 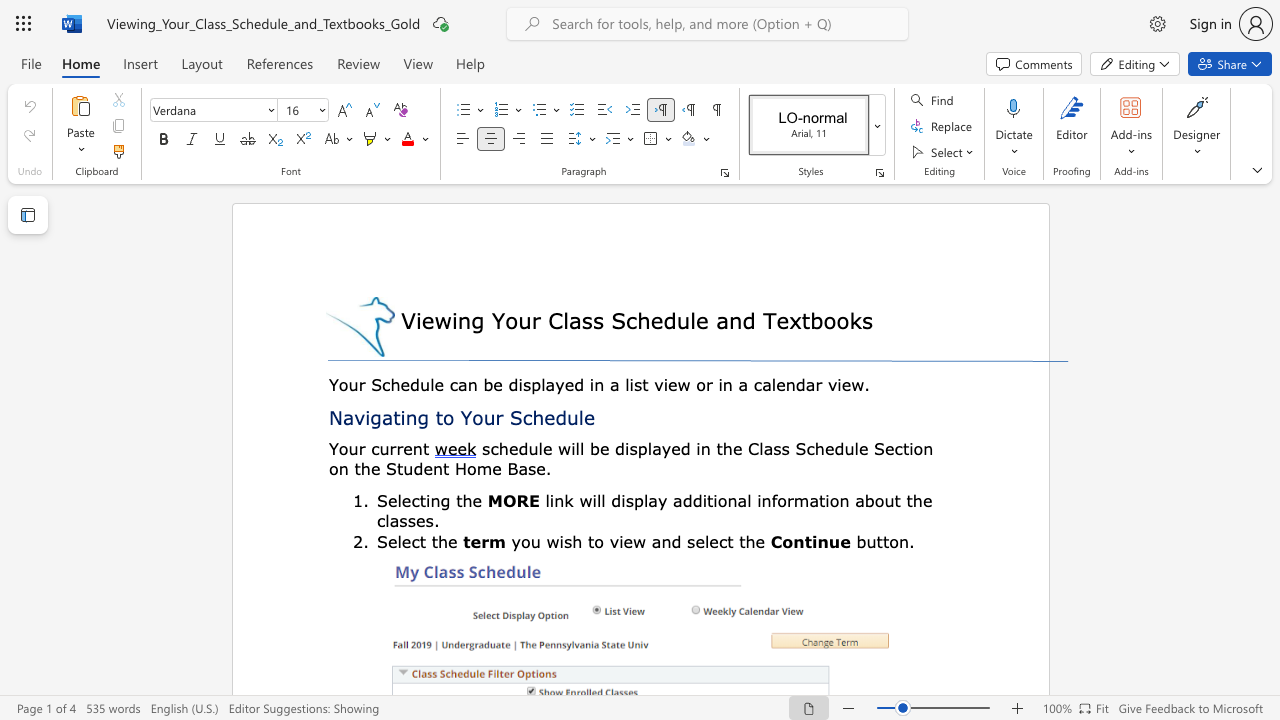 I want to click on the subset text "e and Tex" within the text "Viewing Your Class Schedule and Textbooks", so click(x=696, y=319).